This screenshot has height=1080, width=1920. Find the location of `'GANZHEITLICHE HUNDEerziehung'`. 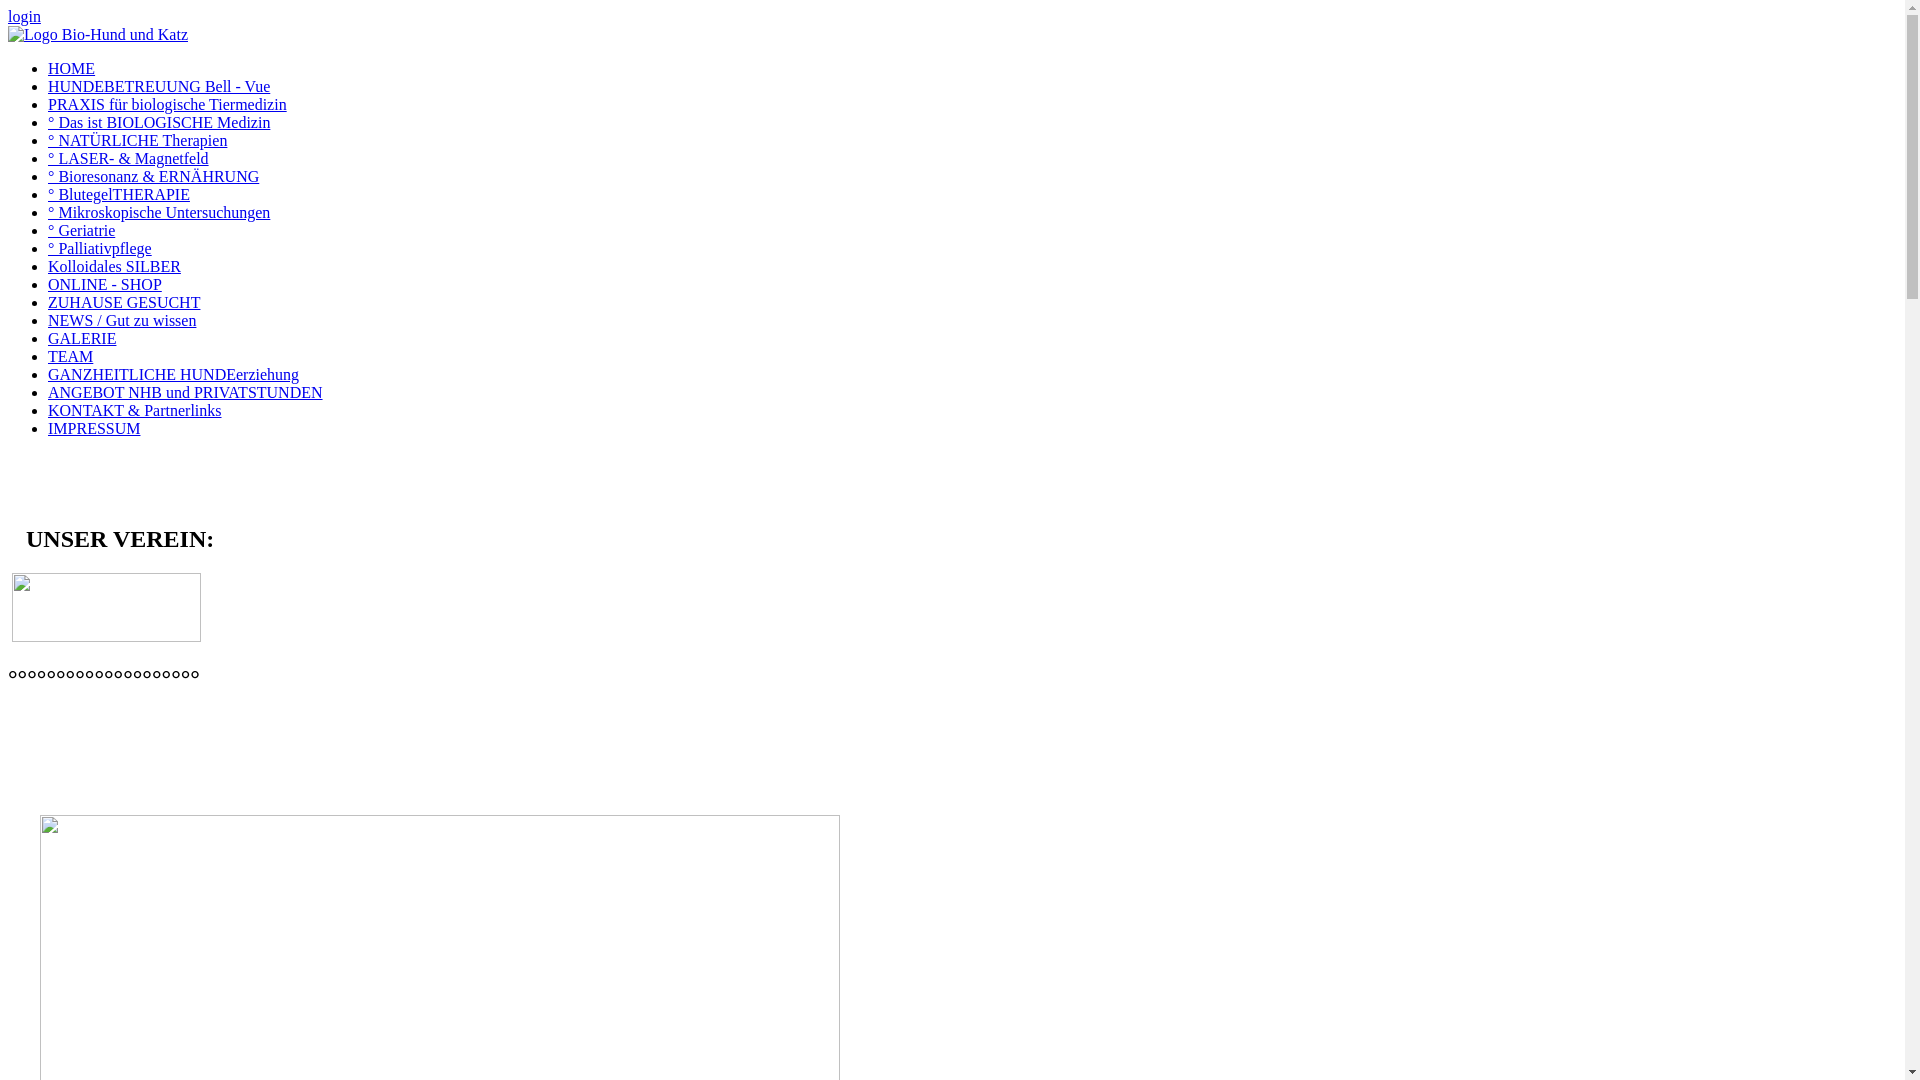

'GANZHEITLICHE HUNDEerziehung' is located at coordinates (173, 374).